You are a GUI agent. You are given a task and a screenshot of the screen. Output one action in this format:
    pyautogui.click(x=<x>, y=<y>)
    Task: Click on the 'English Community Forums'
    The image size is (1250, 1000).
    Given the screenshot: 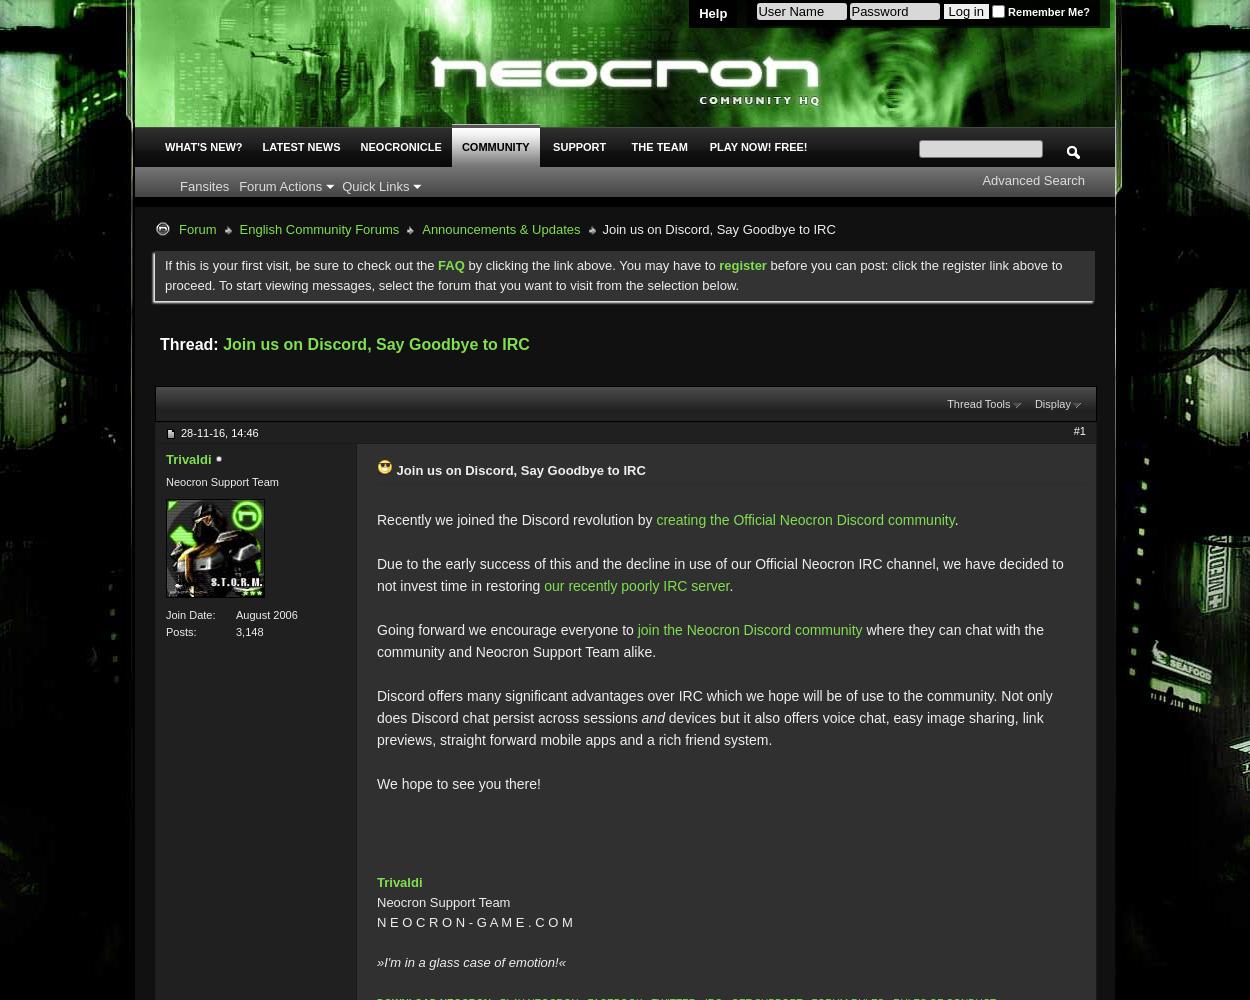 What is the action you would take?
    pyautogui.click(x=318, y=228)
    